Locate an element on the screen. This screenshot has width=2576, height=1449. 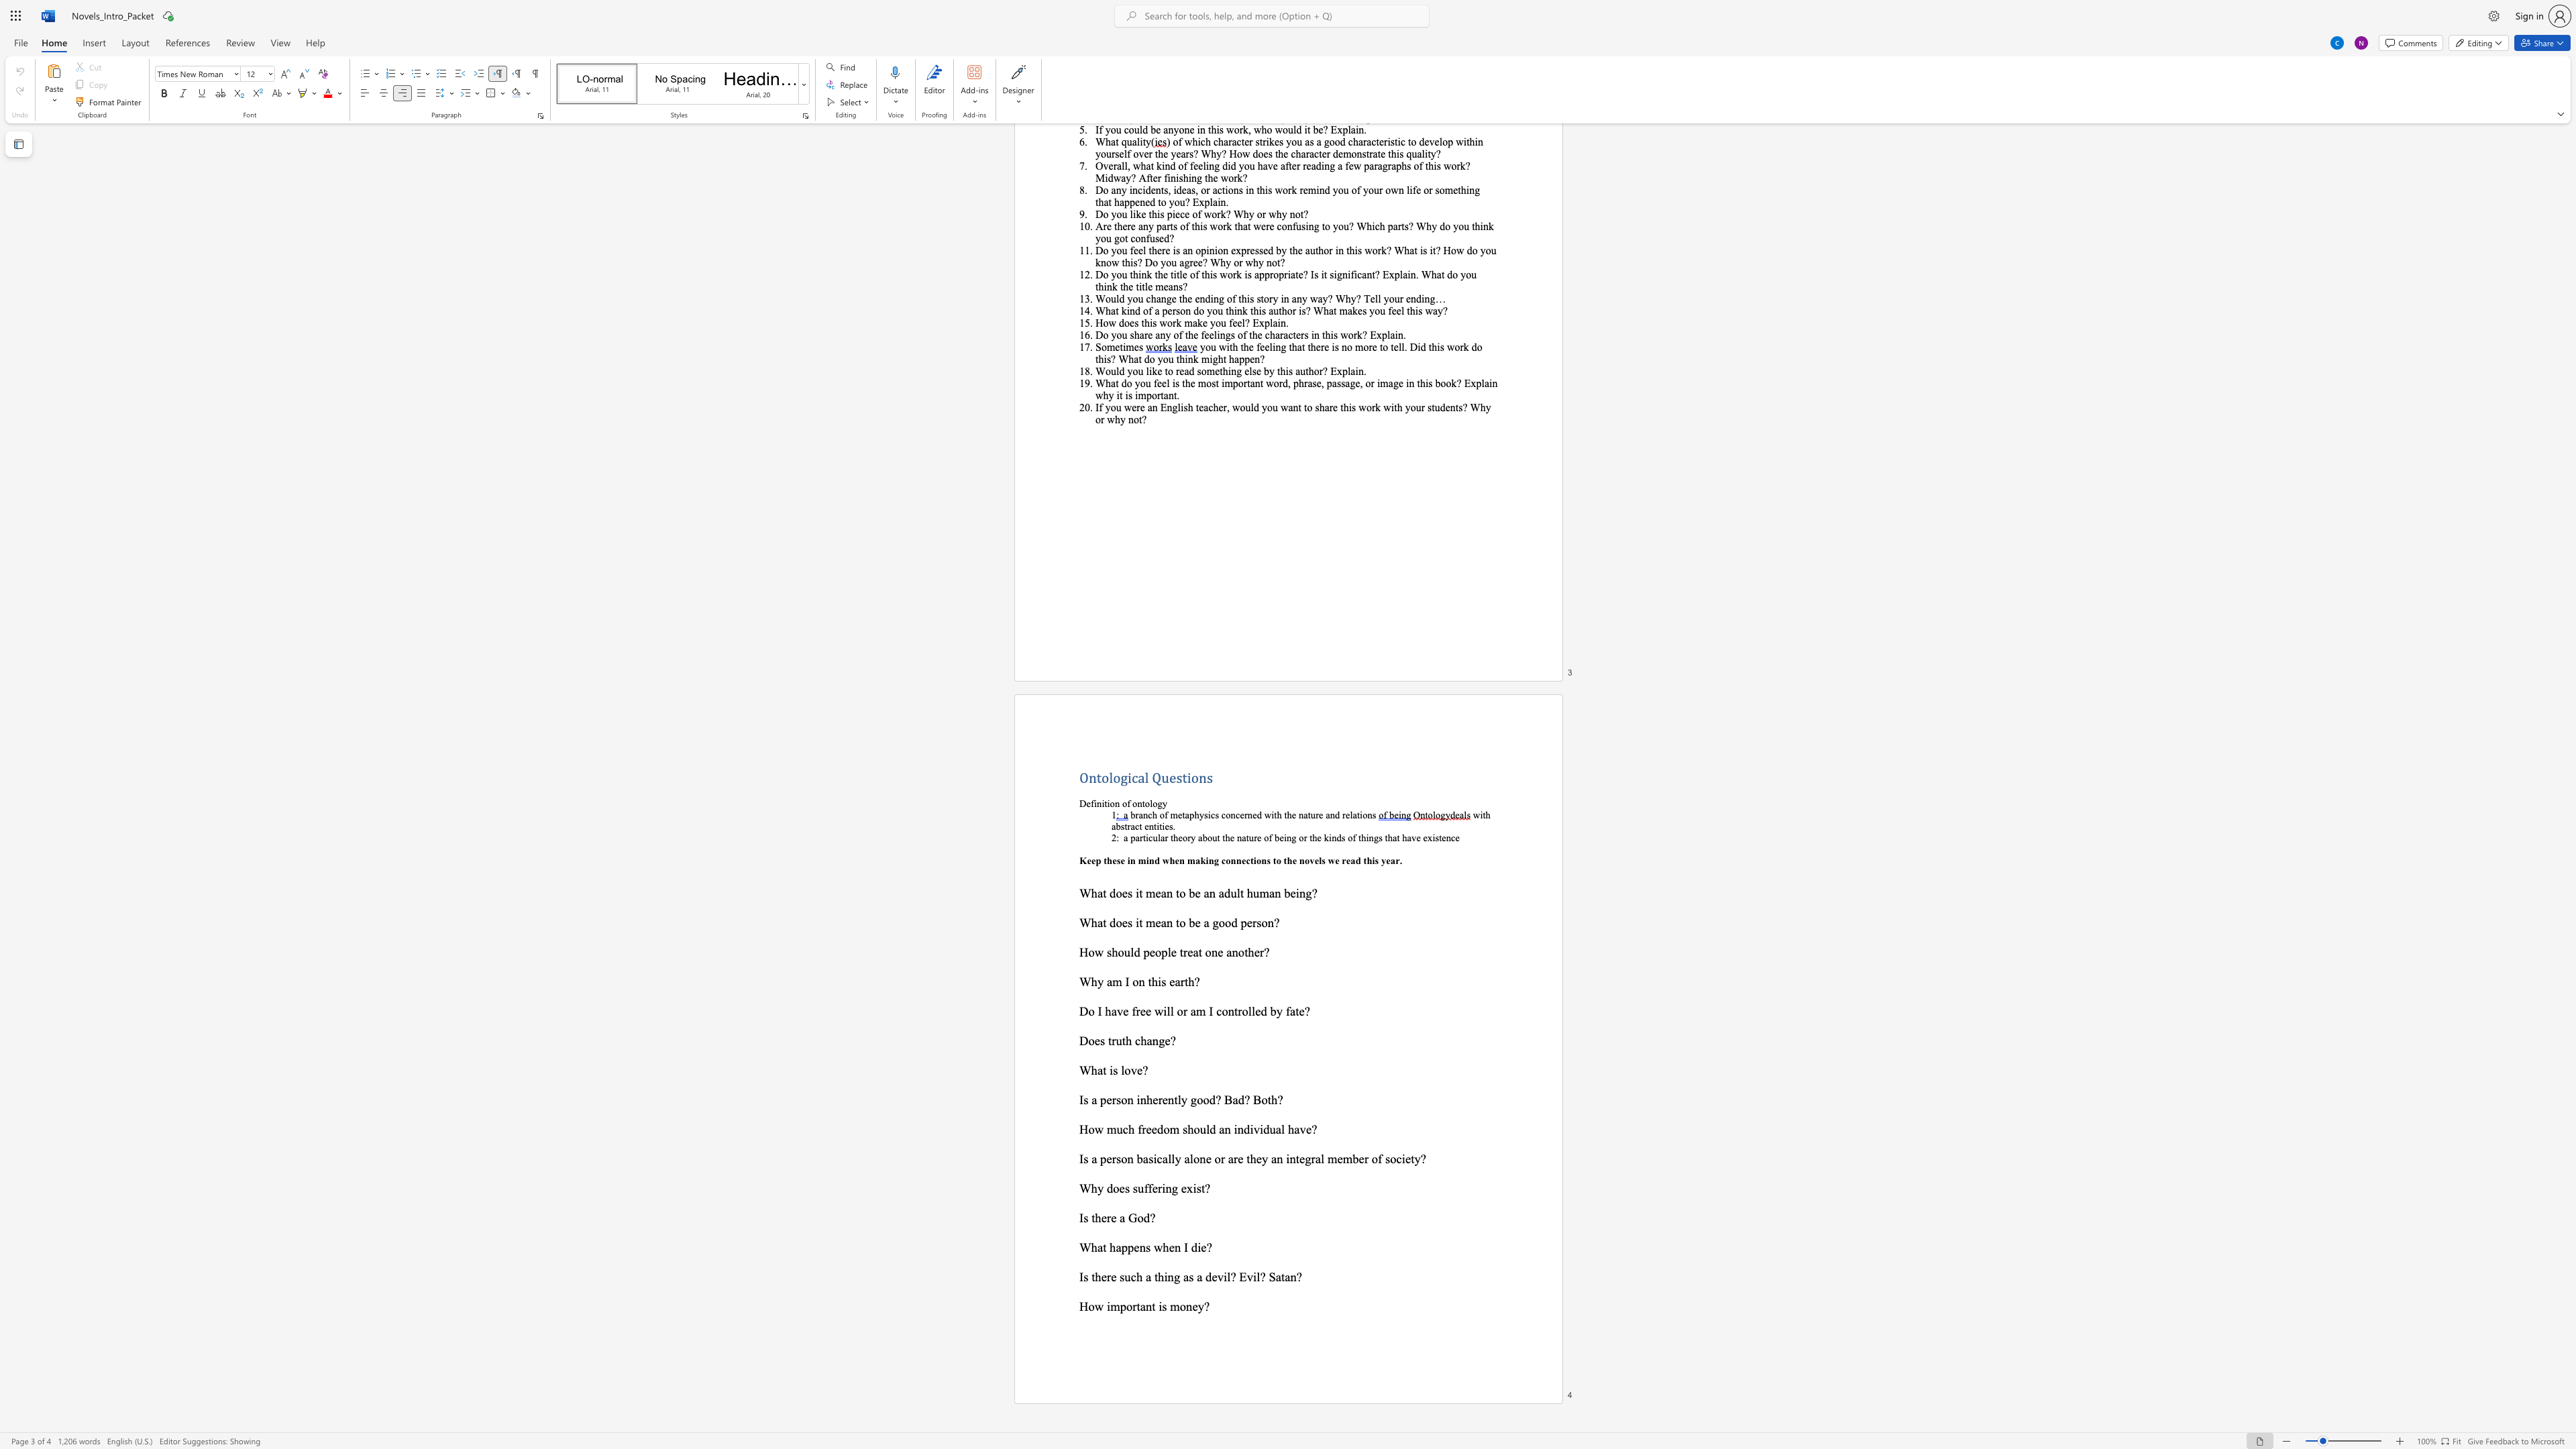
the subset text "love?" within the text "What is love?" is located at coordinates (1120, 1069).